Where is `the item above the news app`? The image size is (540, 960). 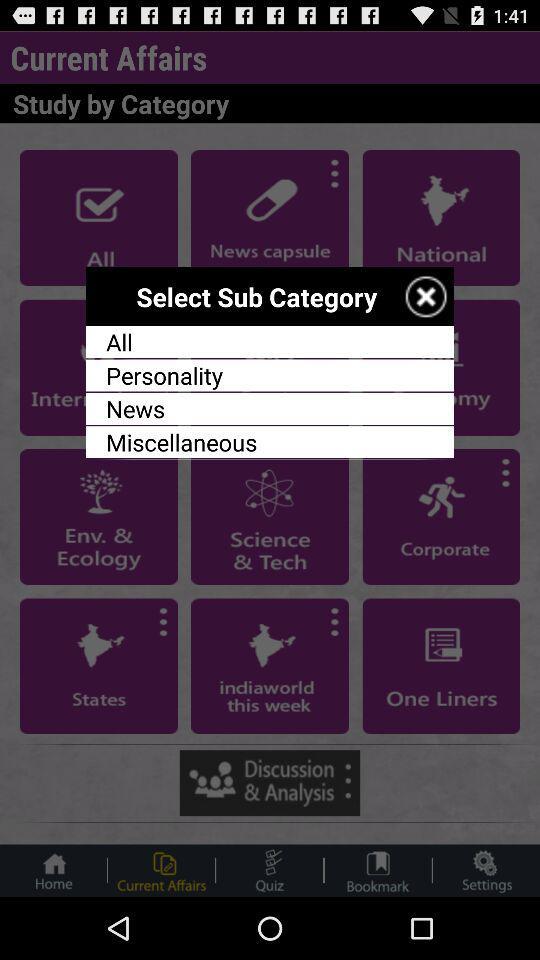
the item above the news app is located at coordinates (270, 374).